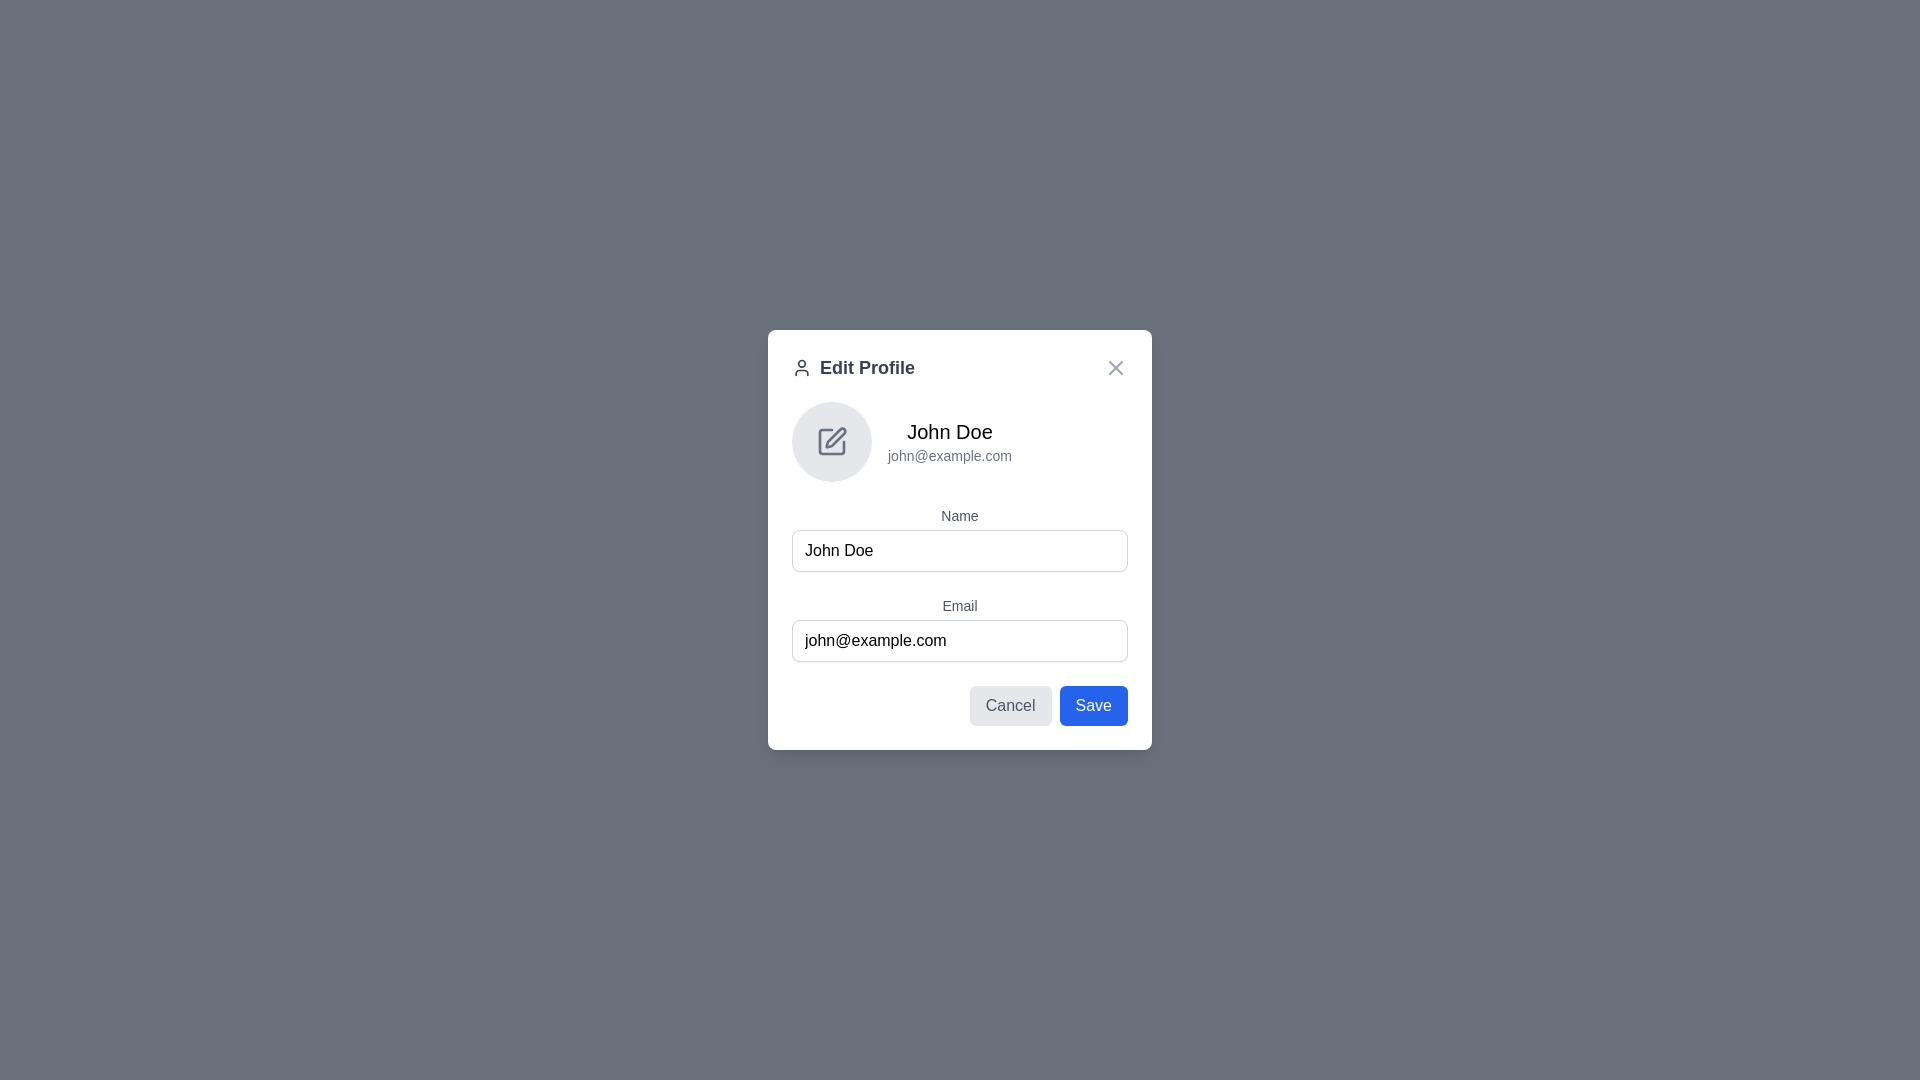 The width and height of the screenshot is (1920, 1080). I want to click on the user profile summary section, which displays the user's name and email address, located at the top of the 'Edit Profile' modal, so click(960, 441).